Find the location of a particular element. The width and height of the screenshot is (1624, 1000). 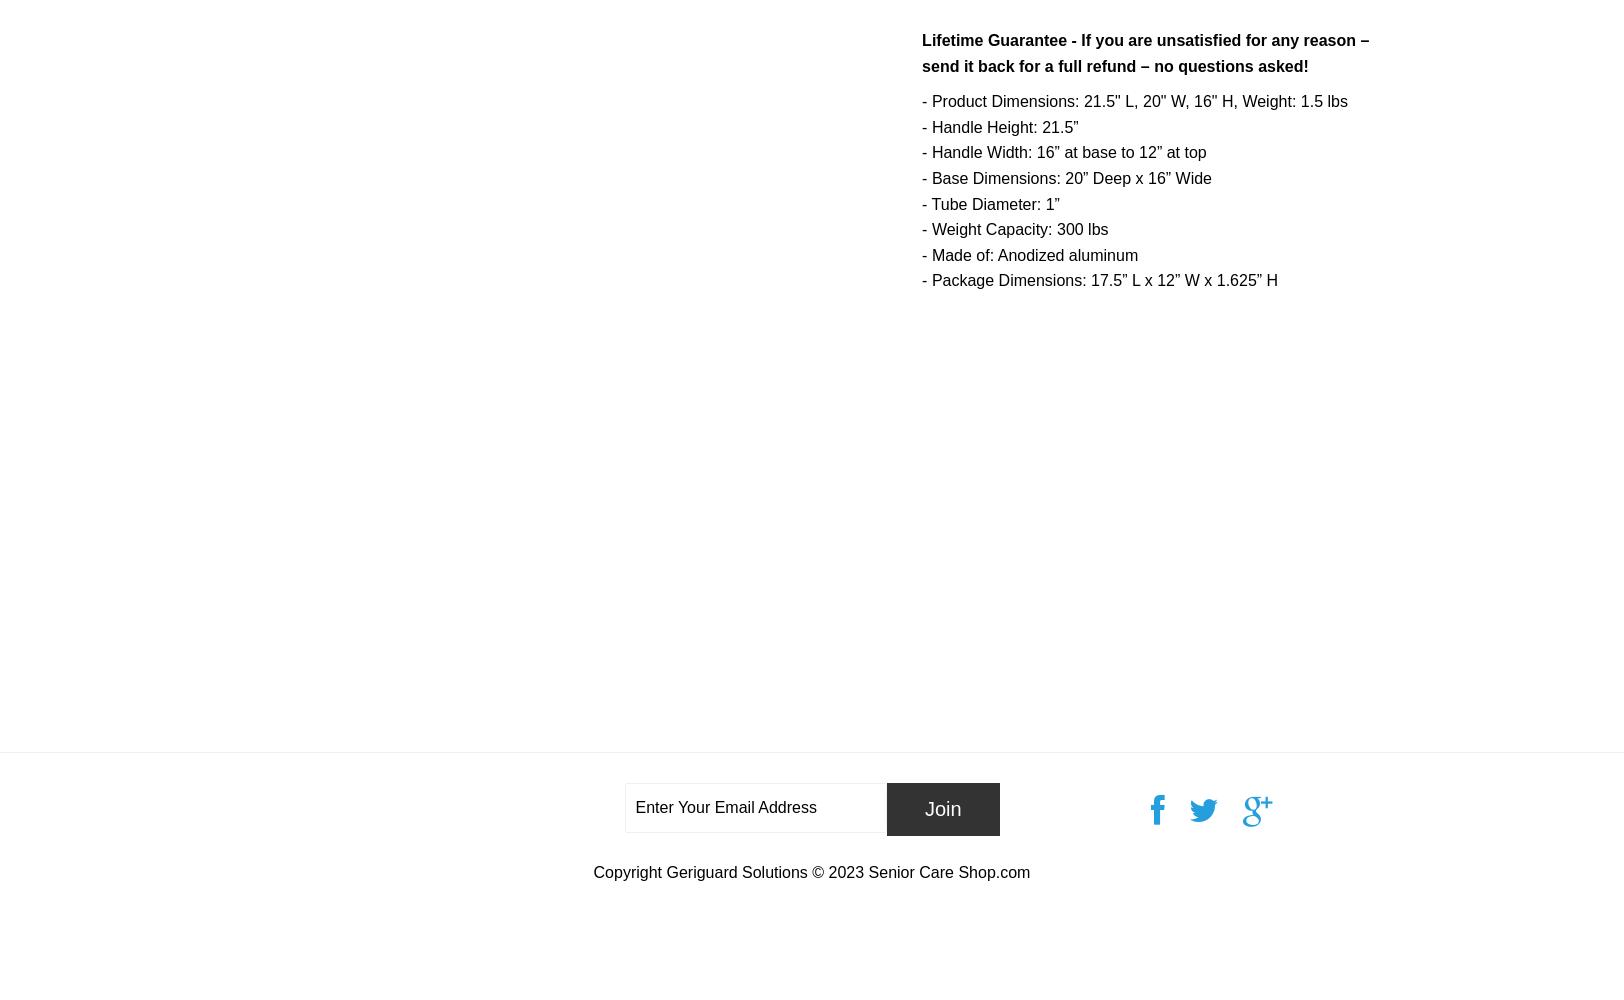

'Lifetime Guarantee - If you are unsatisfied for any reason – send it back for a full refund – no questions asked!' is located at coordinates (921, 53).